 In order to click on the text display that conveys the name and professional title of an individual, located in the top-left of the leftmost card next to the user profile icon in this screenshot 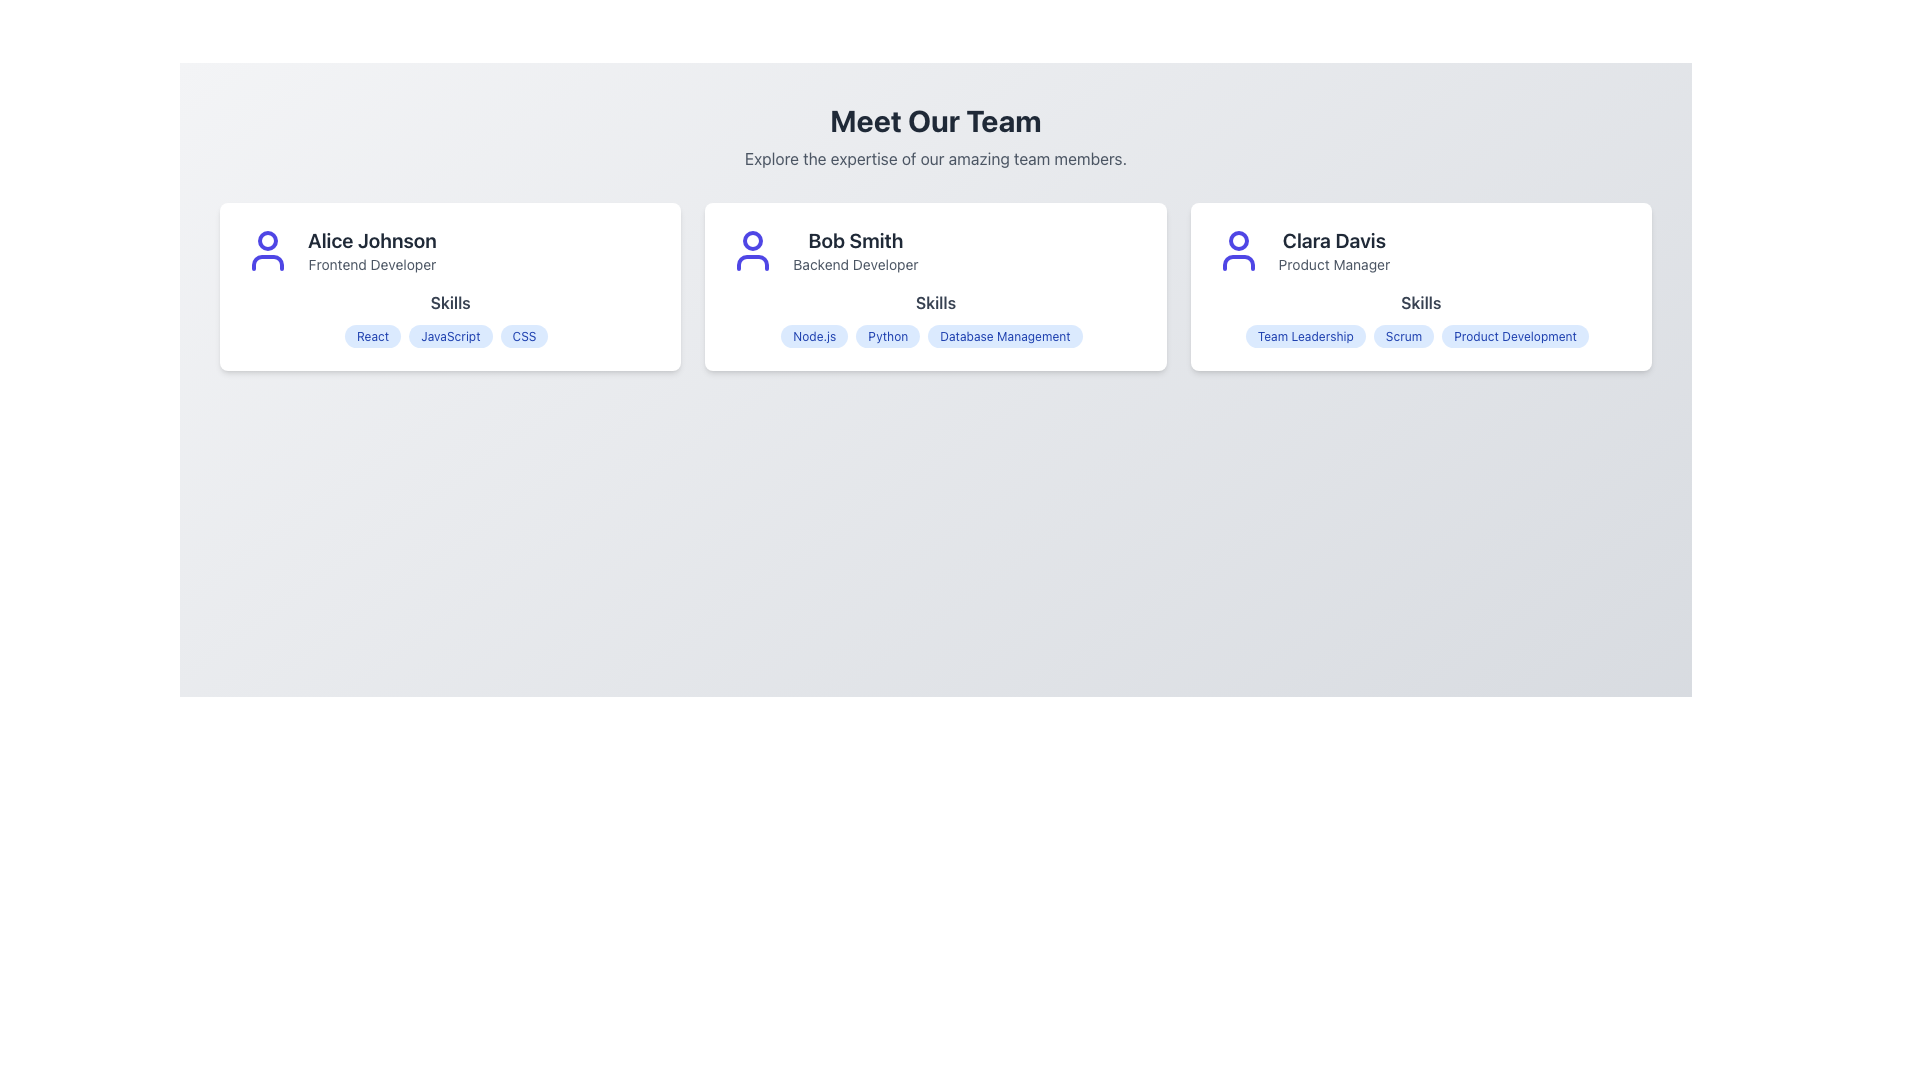, I will do `click(372, 249)`.